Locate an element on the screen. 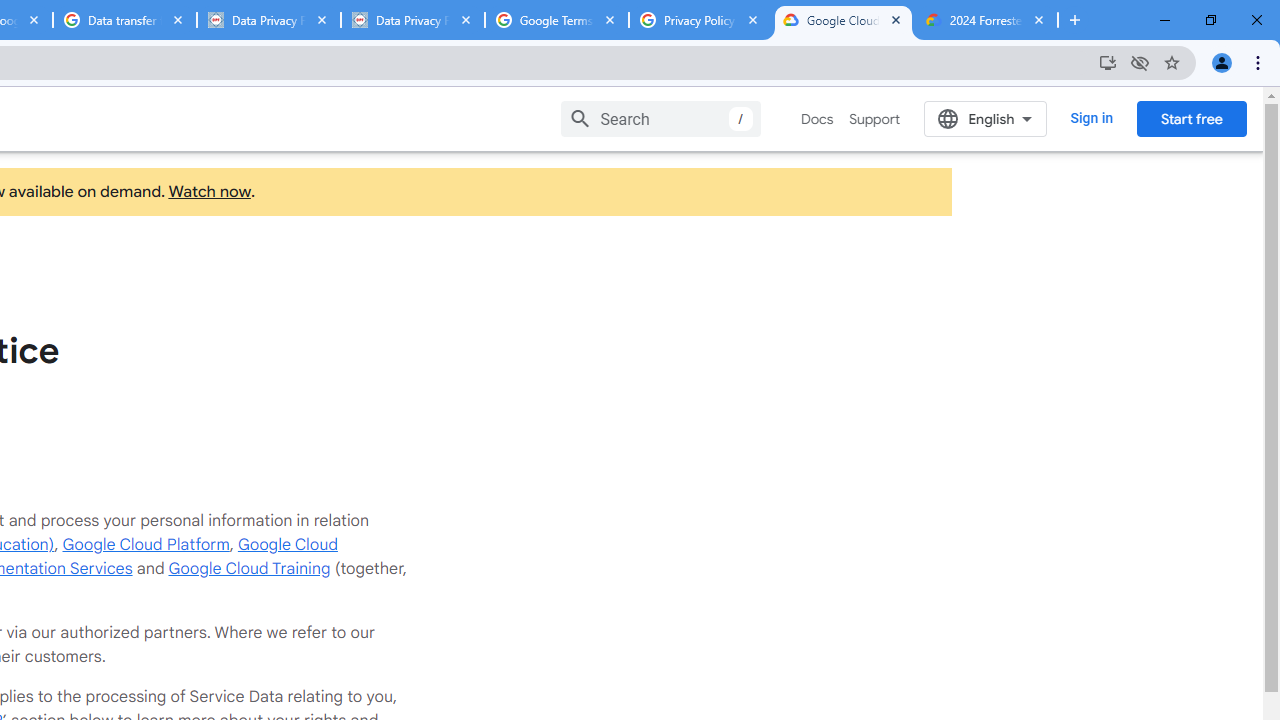 The height and width of the screenshot is (720, 1280). 'Watch now' is located at coordinates (209, 192).